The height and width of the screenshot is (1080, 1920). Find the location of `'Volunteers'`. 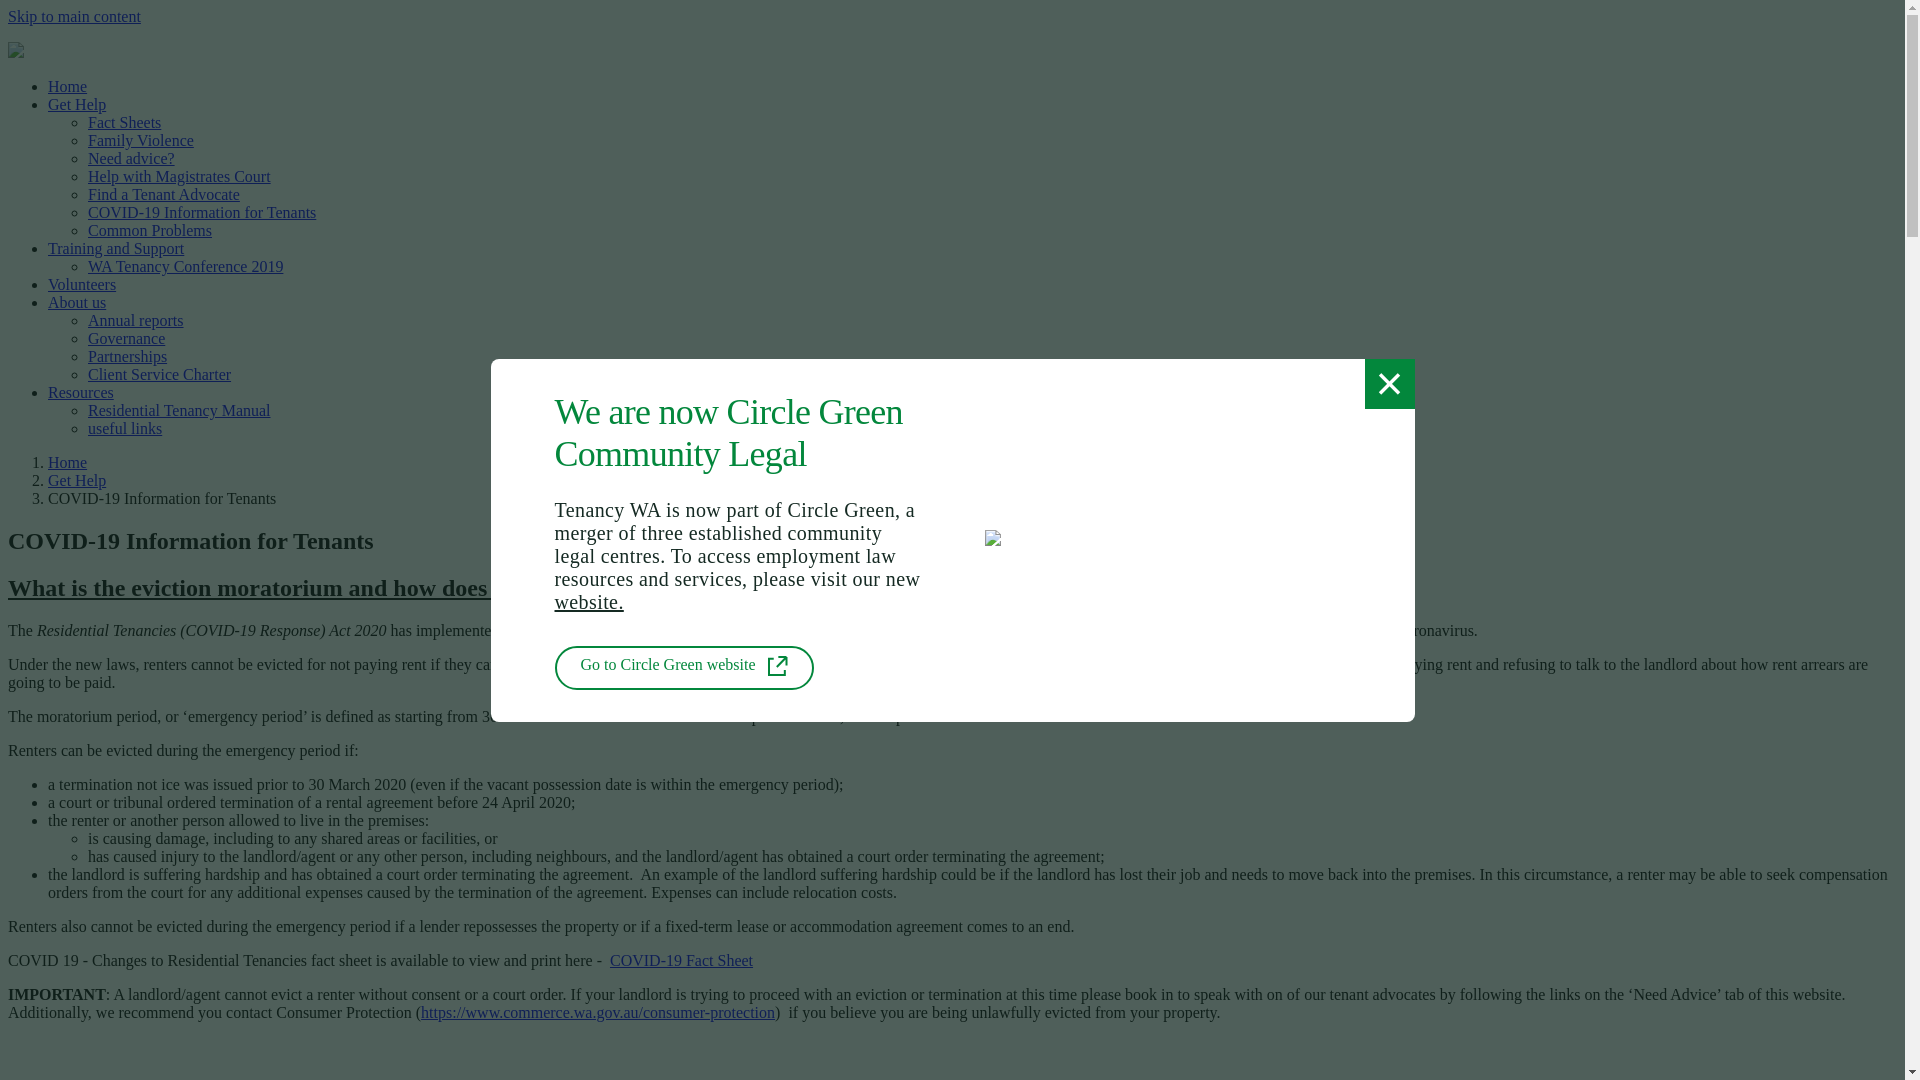

'Volunteers' is located at coordinates (80, 284).